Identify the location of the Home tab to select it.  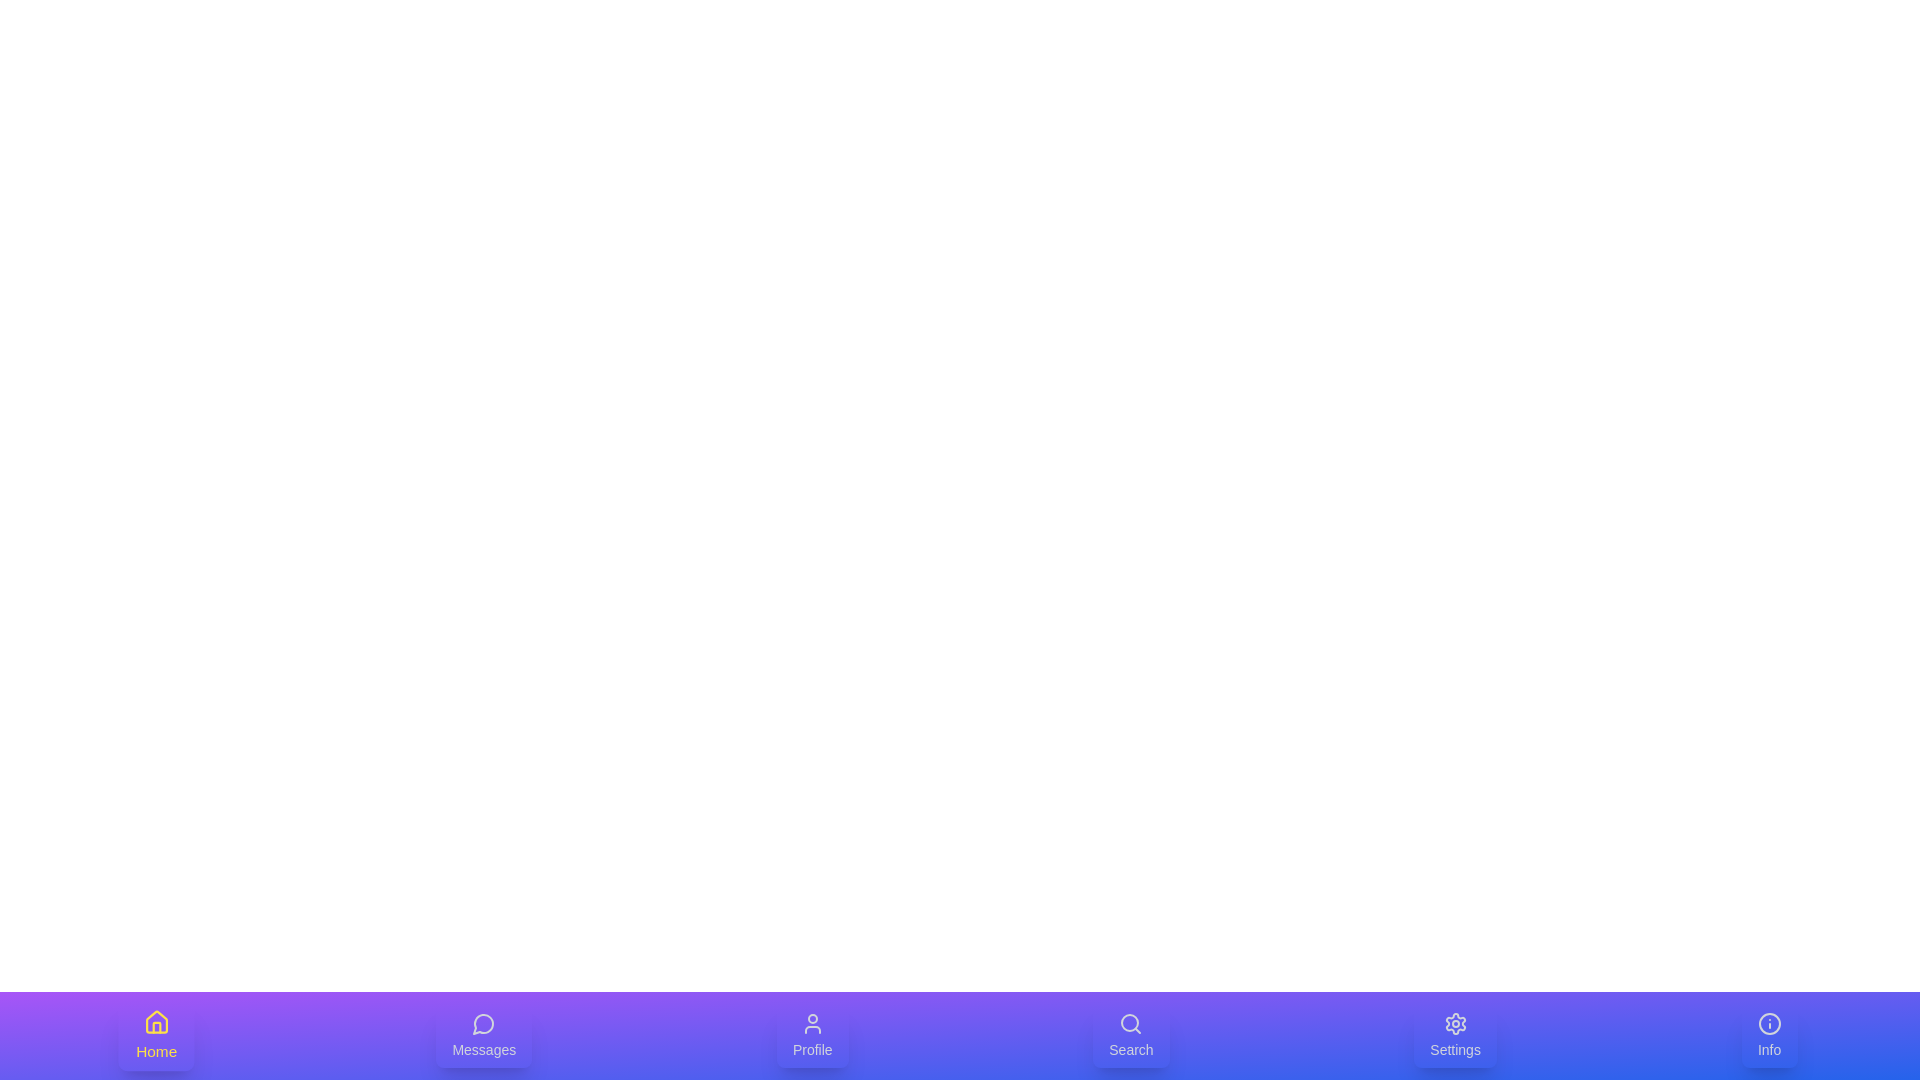
(156, 1035).